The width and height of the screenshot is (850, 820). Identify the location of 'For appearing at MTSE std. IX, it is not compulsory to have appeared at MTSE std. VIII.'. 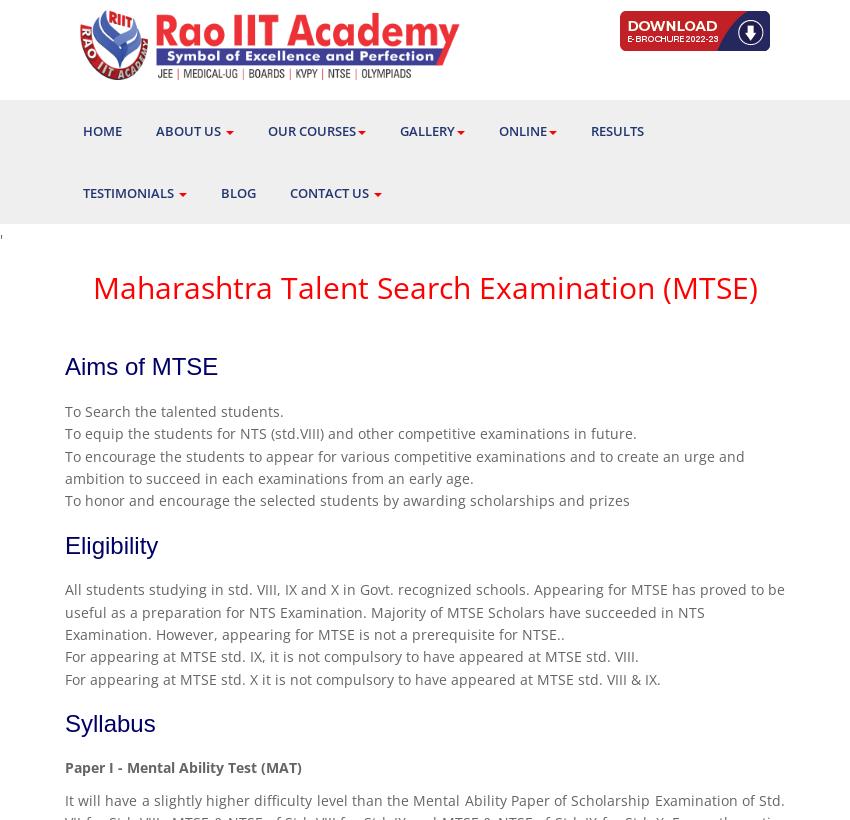
(350, 655).